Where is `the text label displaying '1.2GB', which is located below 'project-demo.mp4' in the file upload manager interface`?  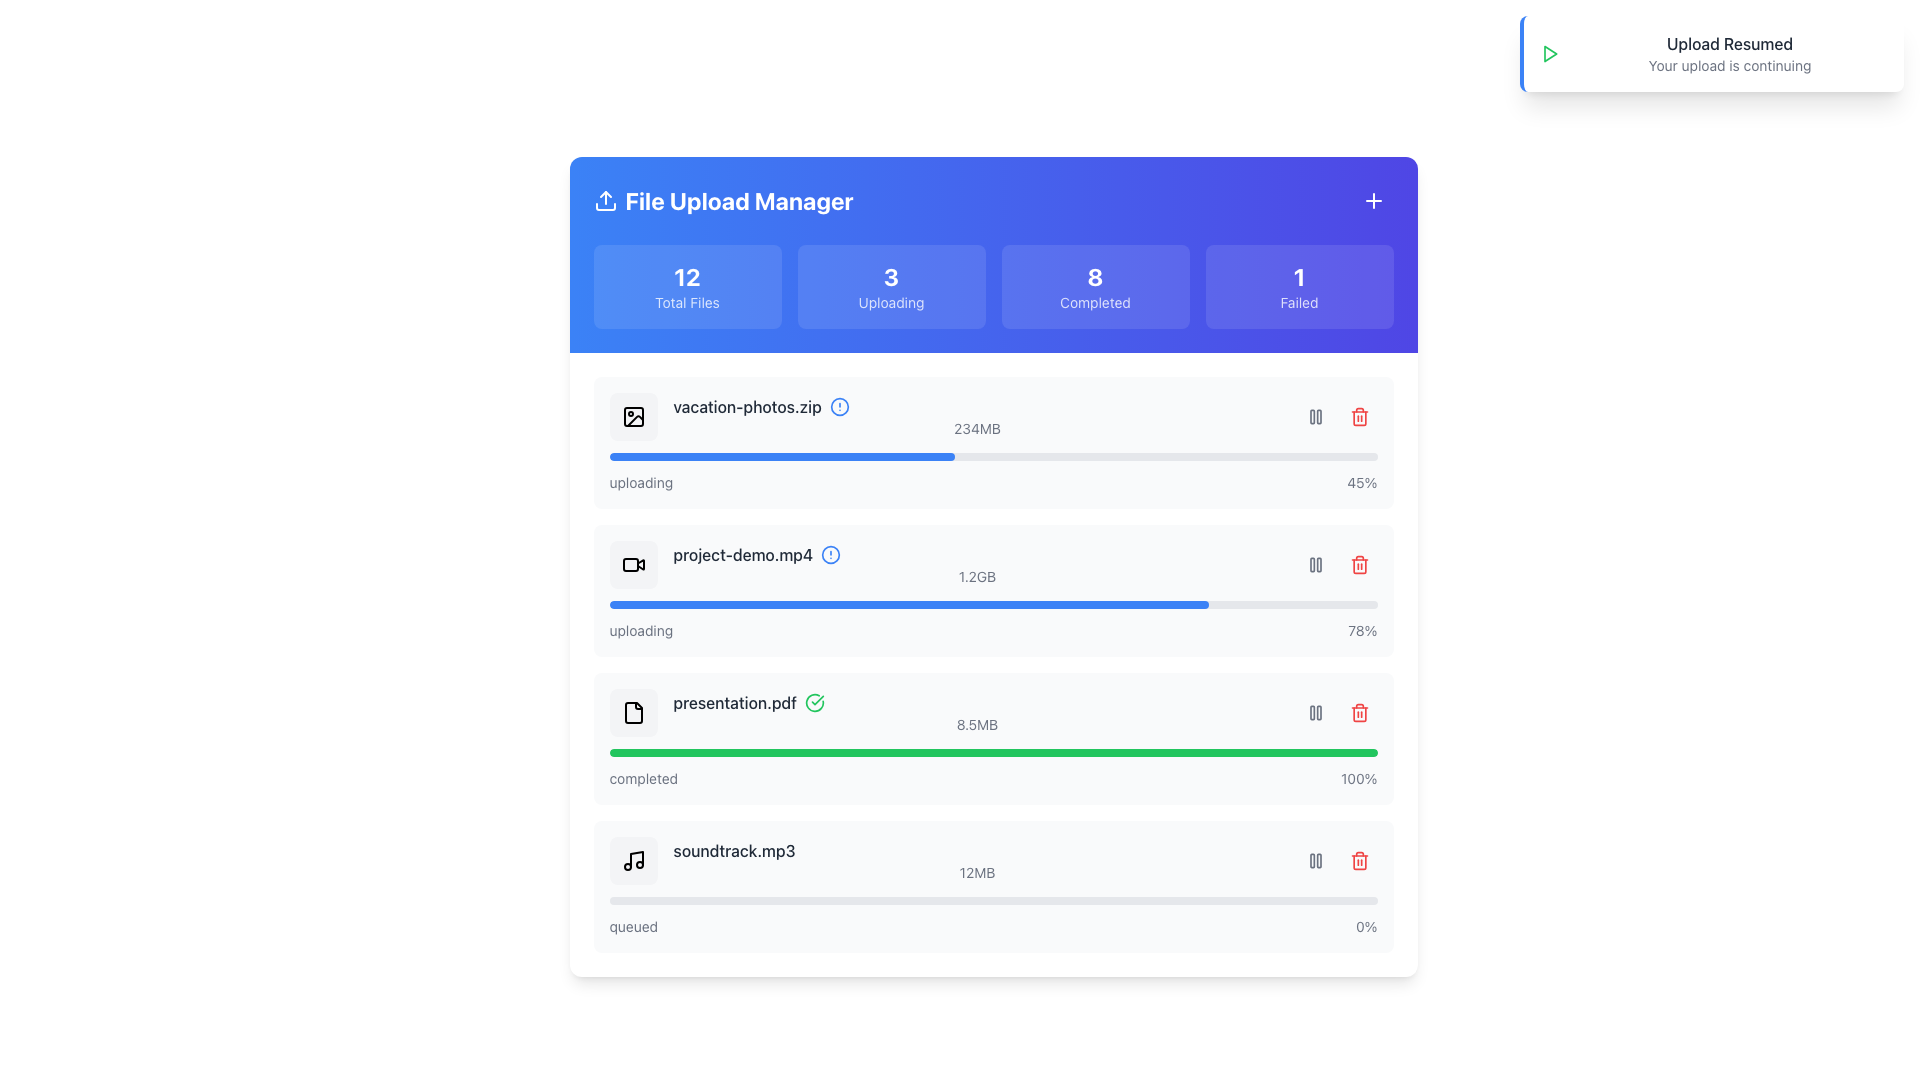 the text label displaying '1.2GB', which is located below 'project-demo.mp4' in the file upload manager interface is located at coordinates (977, 577).